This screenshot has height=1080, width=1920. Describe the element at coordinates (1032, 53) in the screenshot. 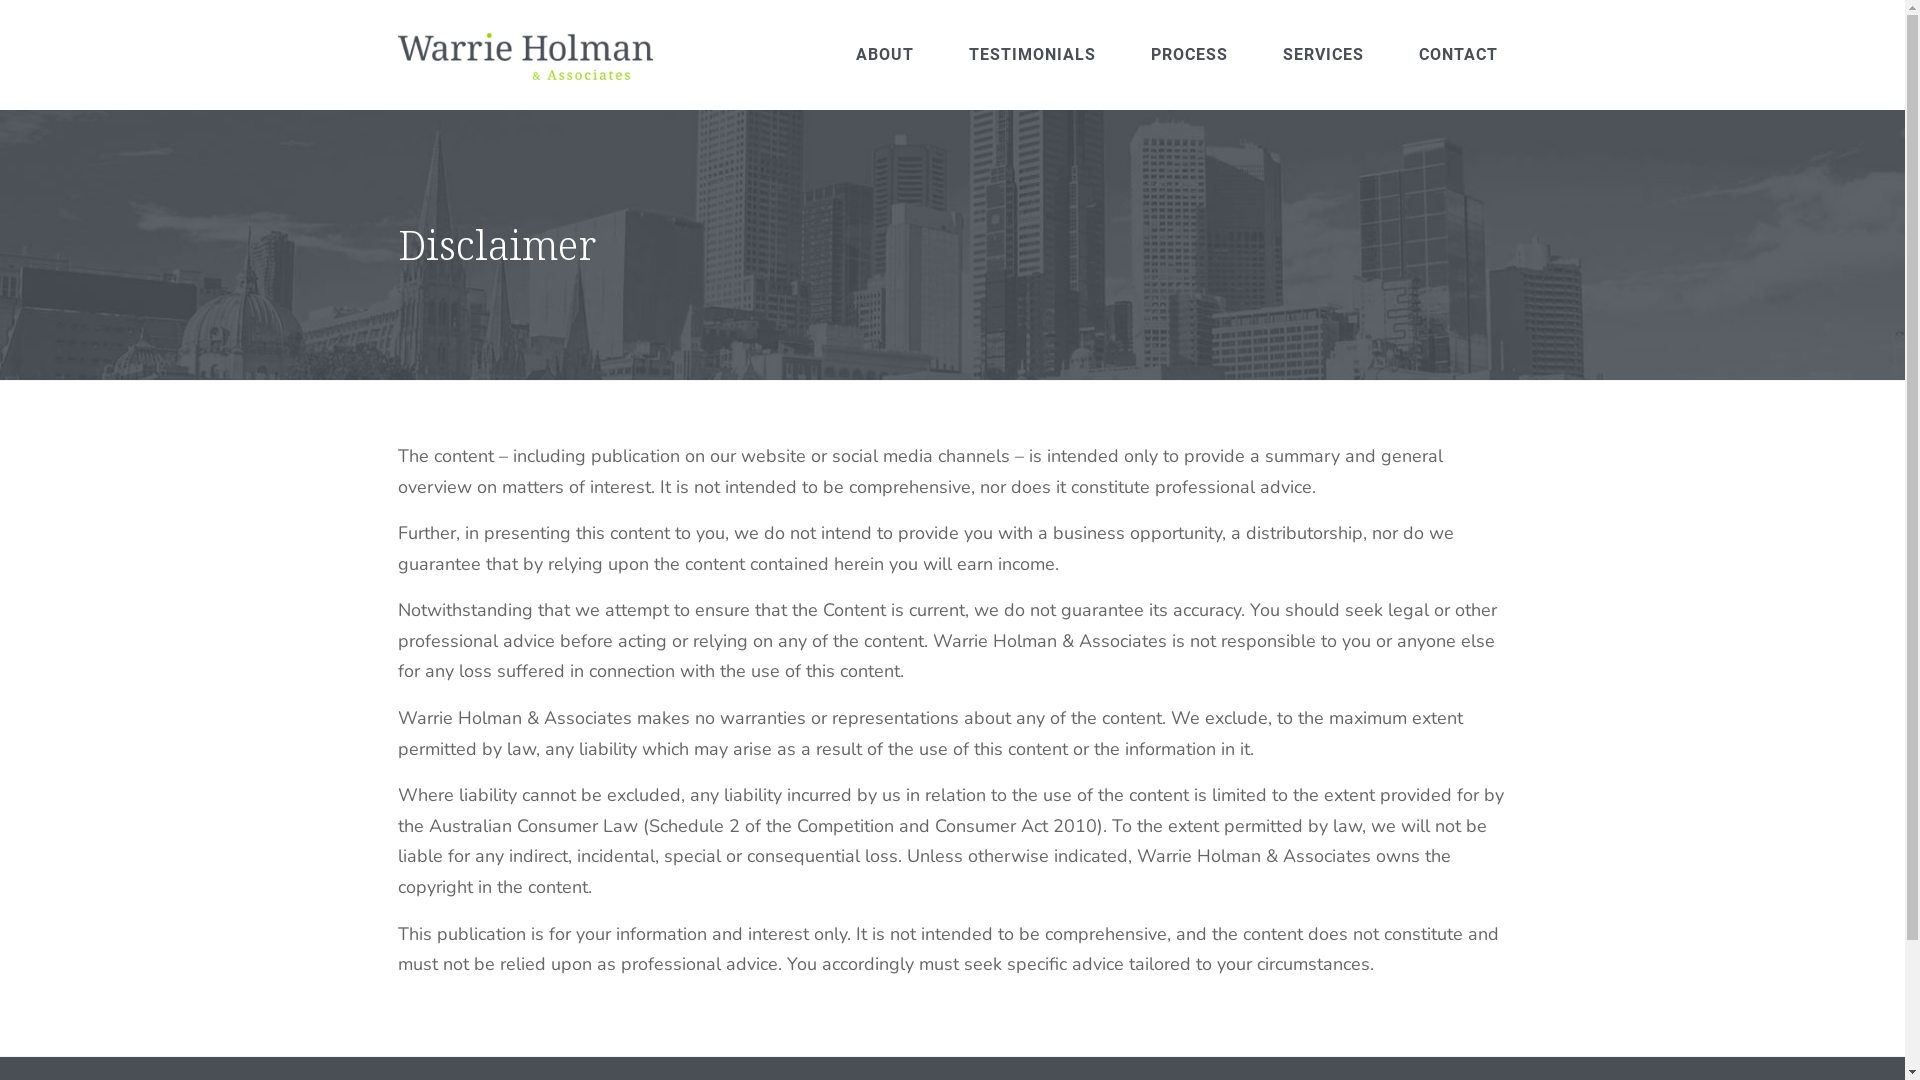

I see `'TESTIMONIALS'` at that location.